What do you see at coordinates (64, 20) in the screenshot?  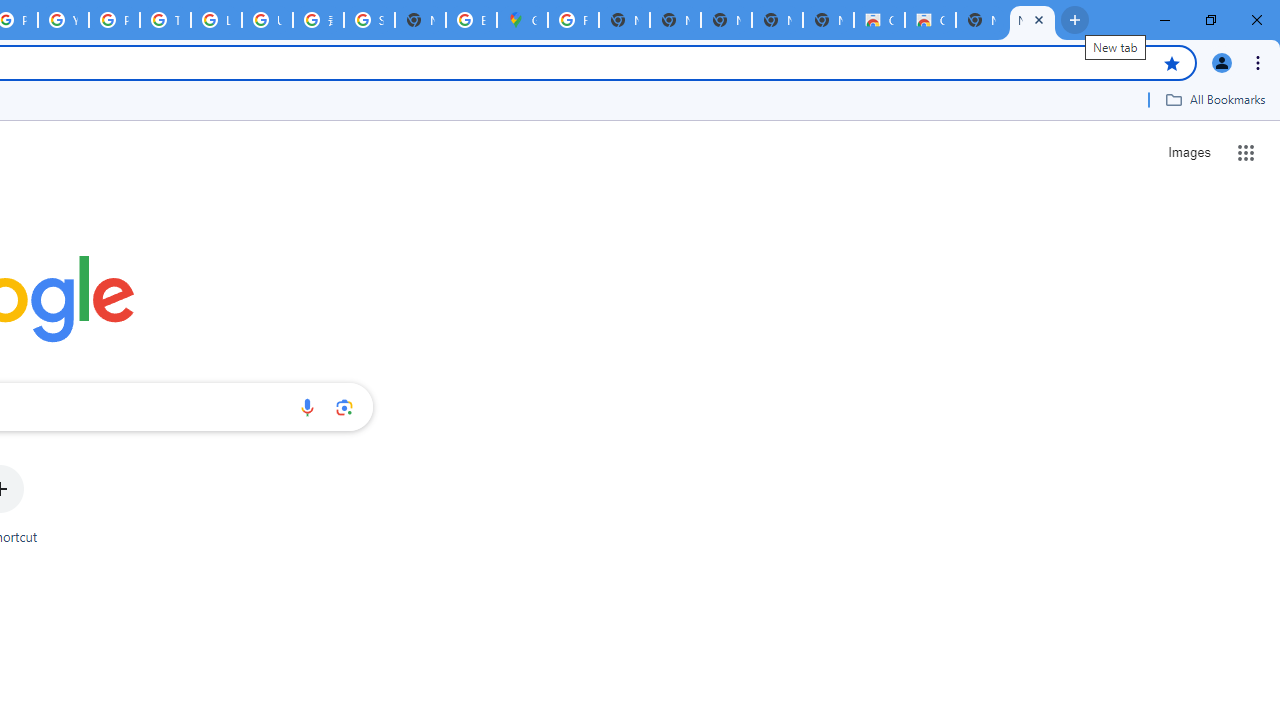 I see `'YouTube'` at bounding box center [64, 20].